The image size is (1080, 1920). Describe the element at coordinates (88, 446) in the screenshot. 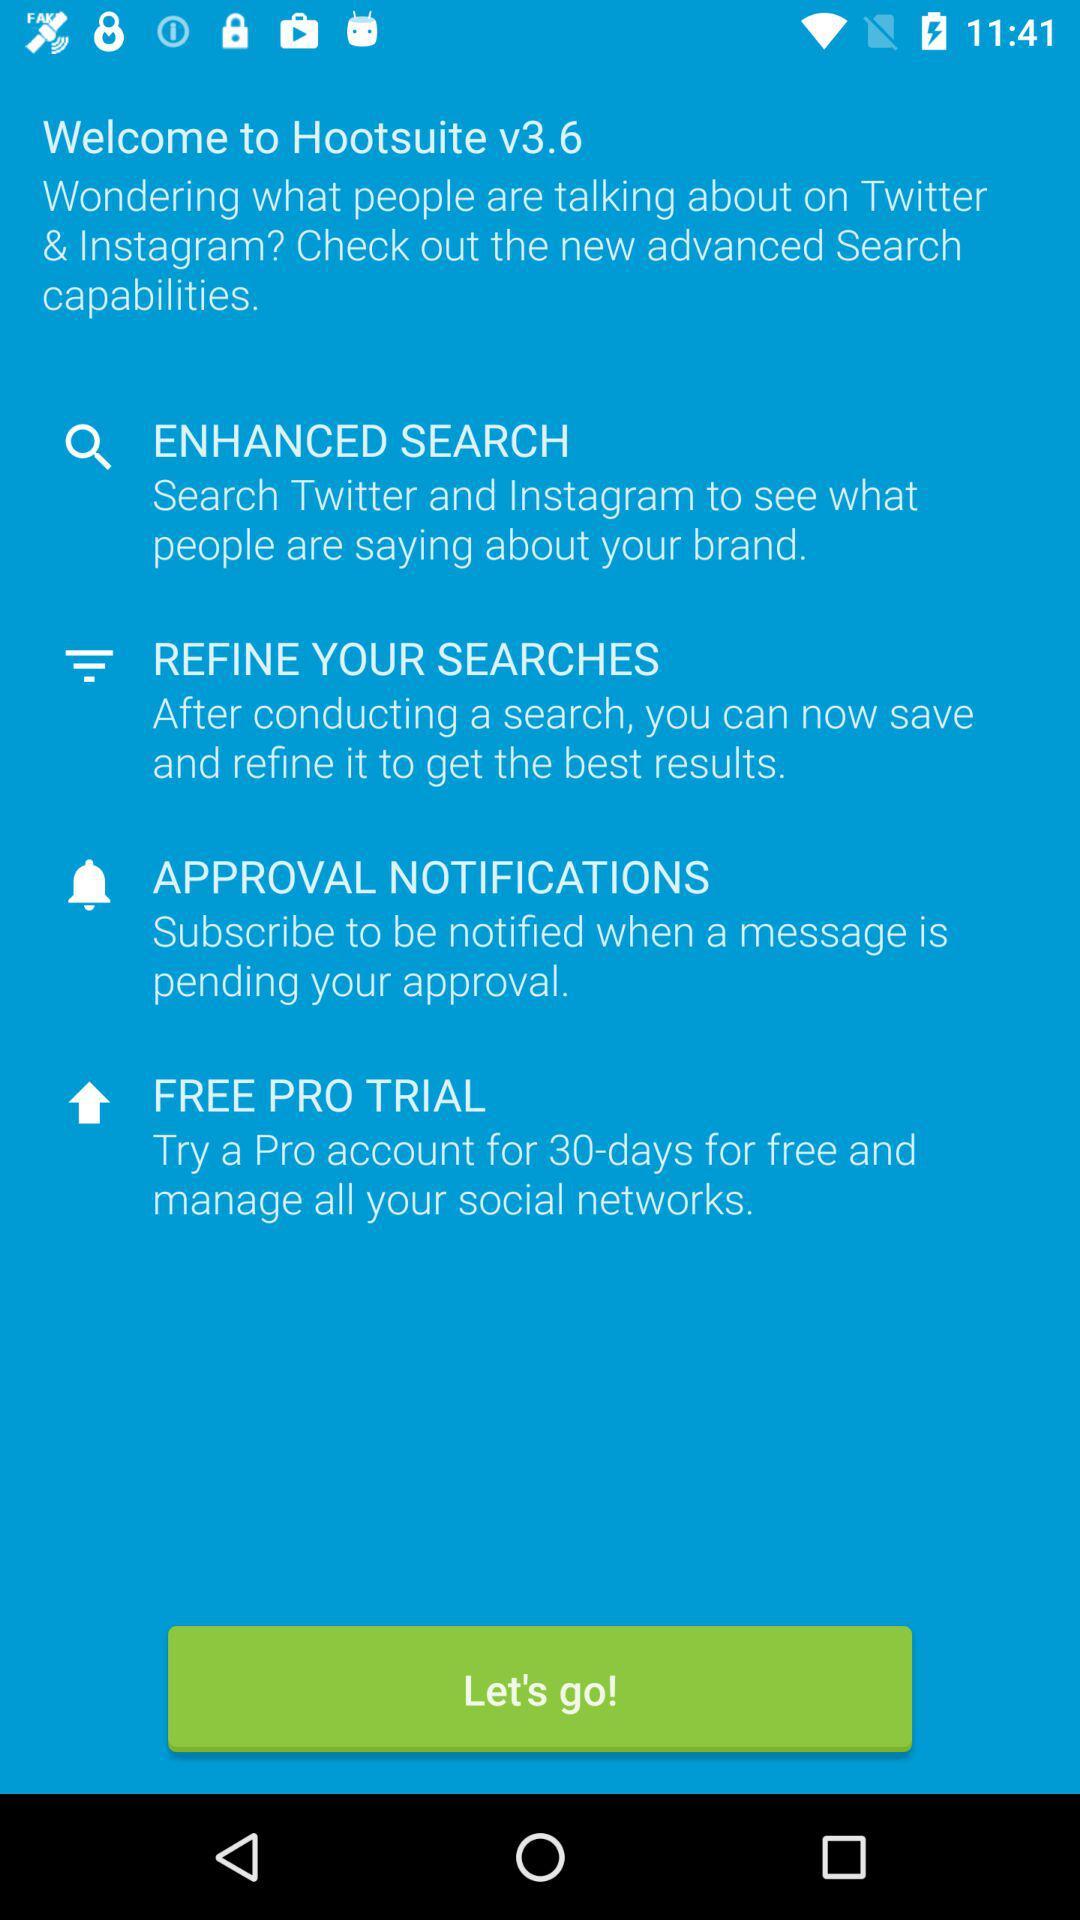

I see `the search button on the web page` at that location.